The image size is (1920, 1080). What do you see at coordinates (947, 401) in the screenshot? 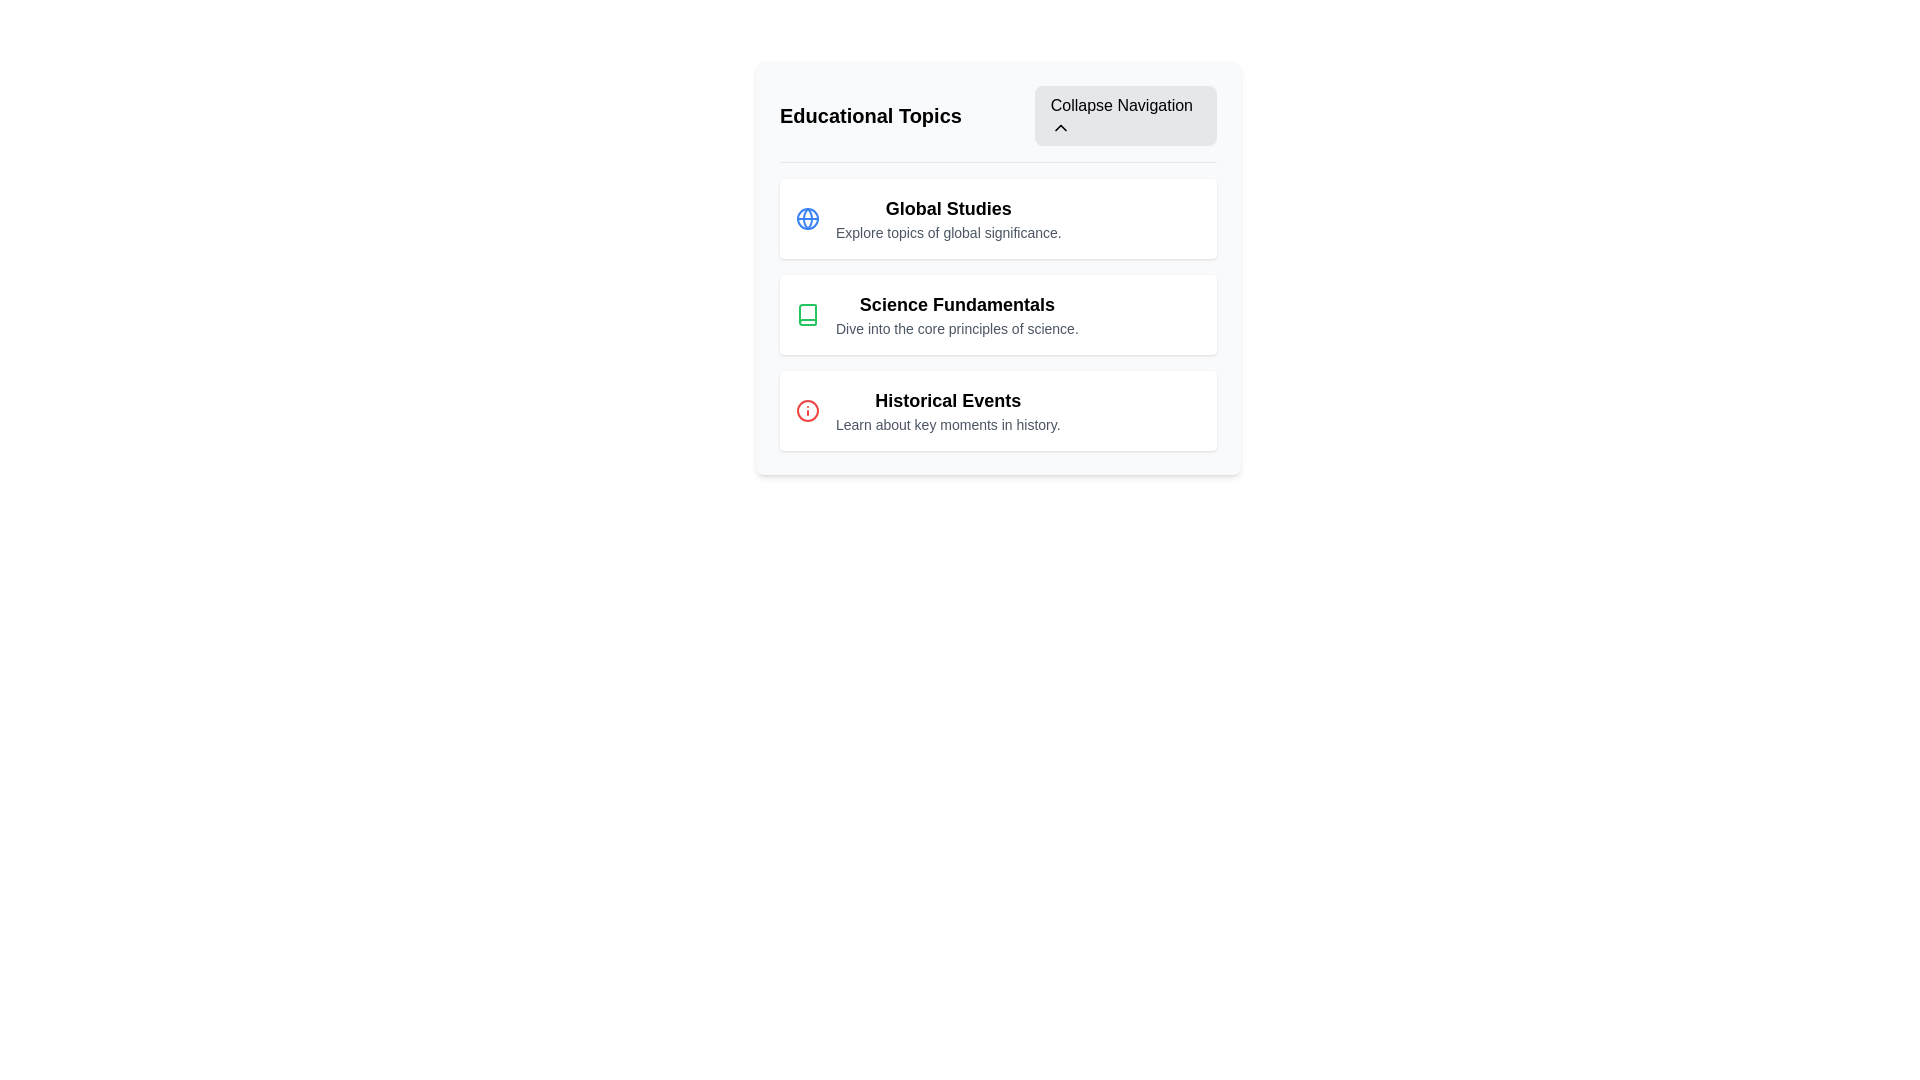
I see `the 'Historical Events' text label, which is styled in bold and semibold black font, located at the bottom of the vertical list in the 'Educational Topics' card interface` at bounding box center [947, 401].